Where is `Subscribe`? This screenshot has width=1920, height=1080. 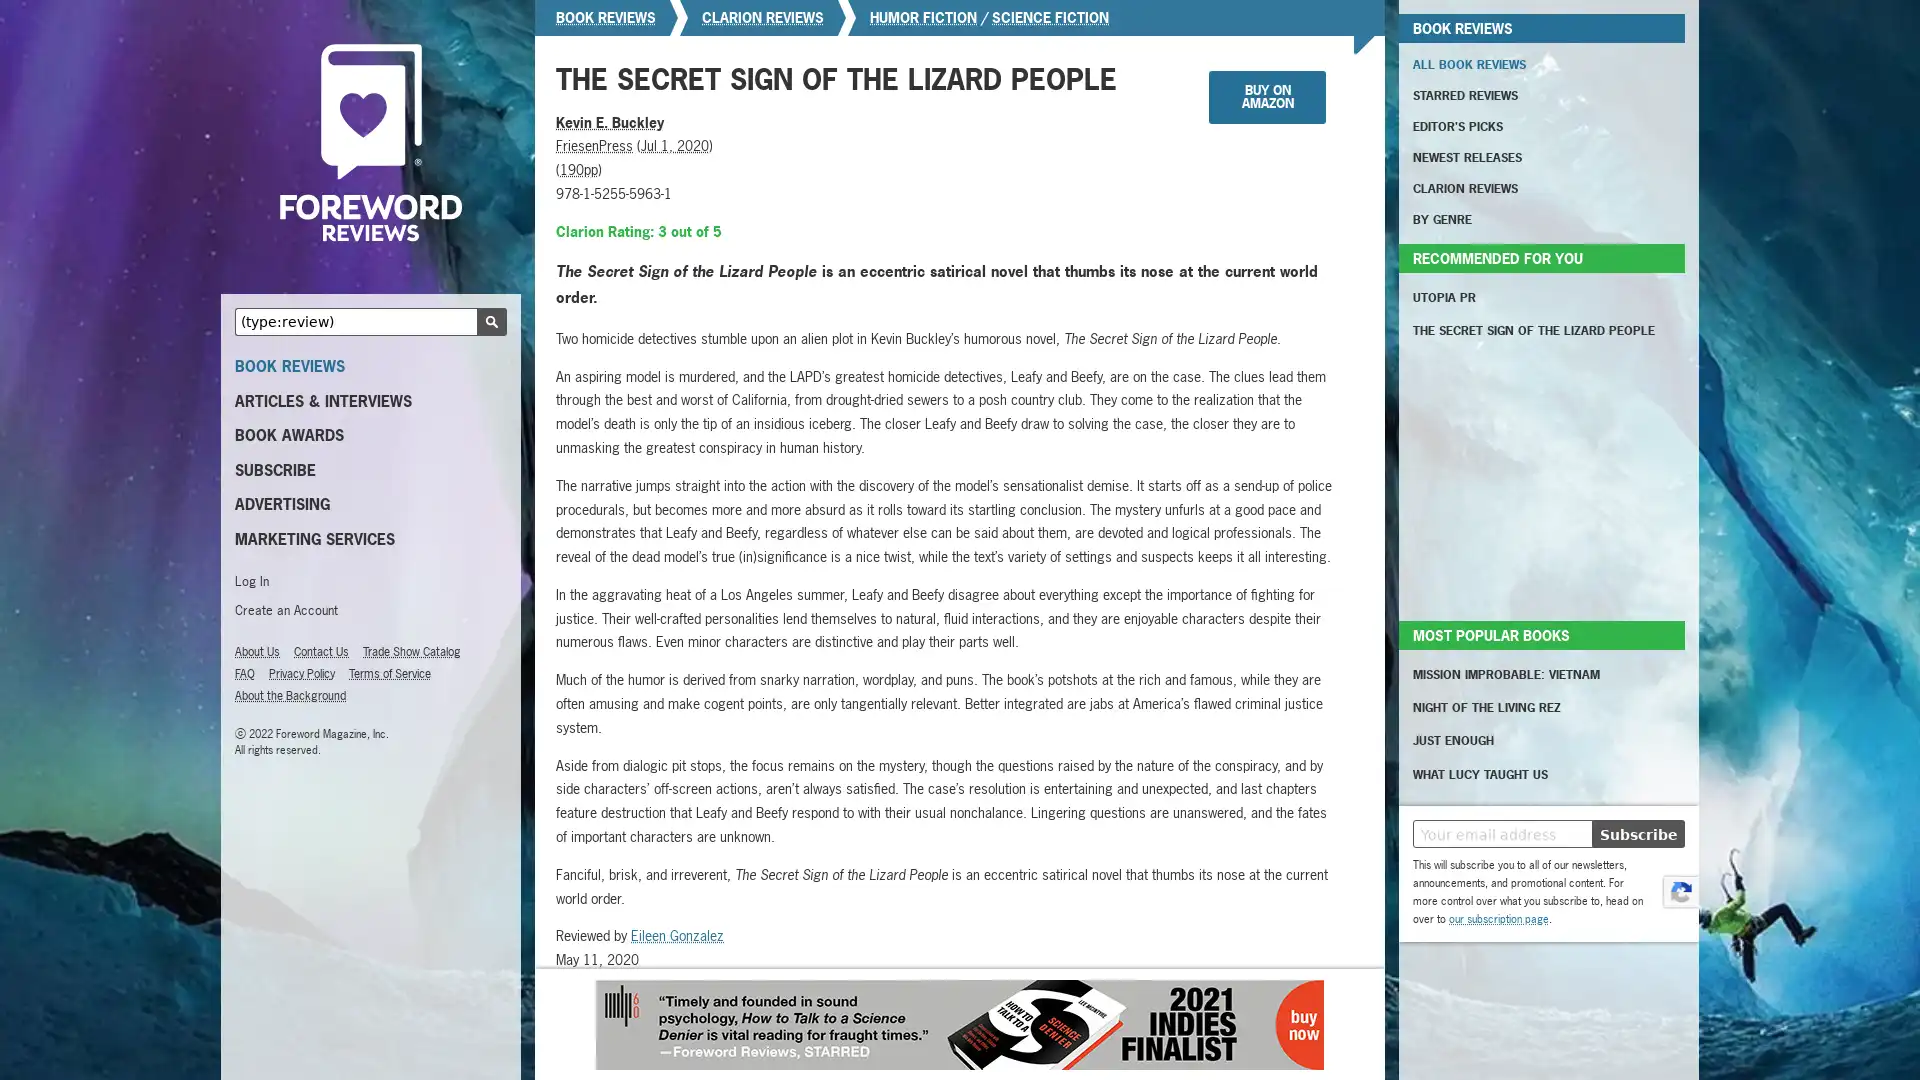 Subscribe is located at coordinates (1638, 833).